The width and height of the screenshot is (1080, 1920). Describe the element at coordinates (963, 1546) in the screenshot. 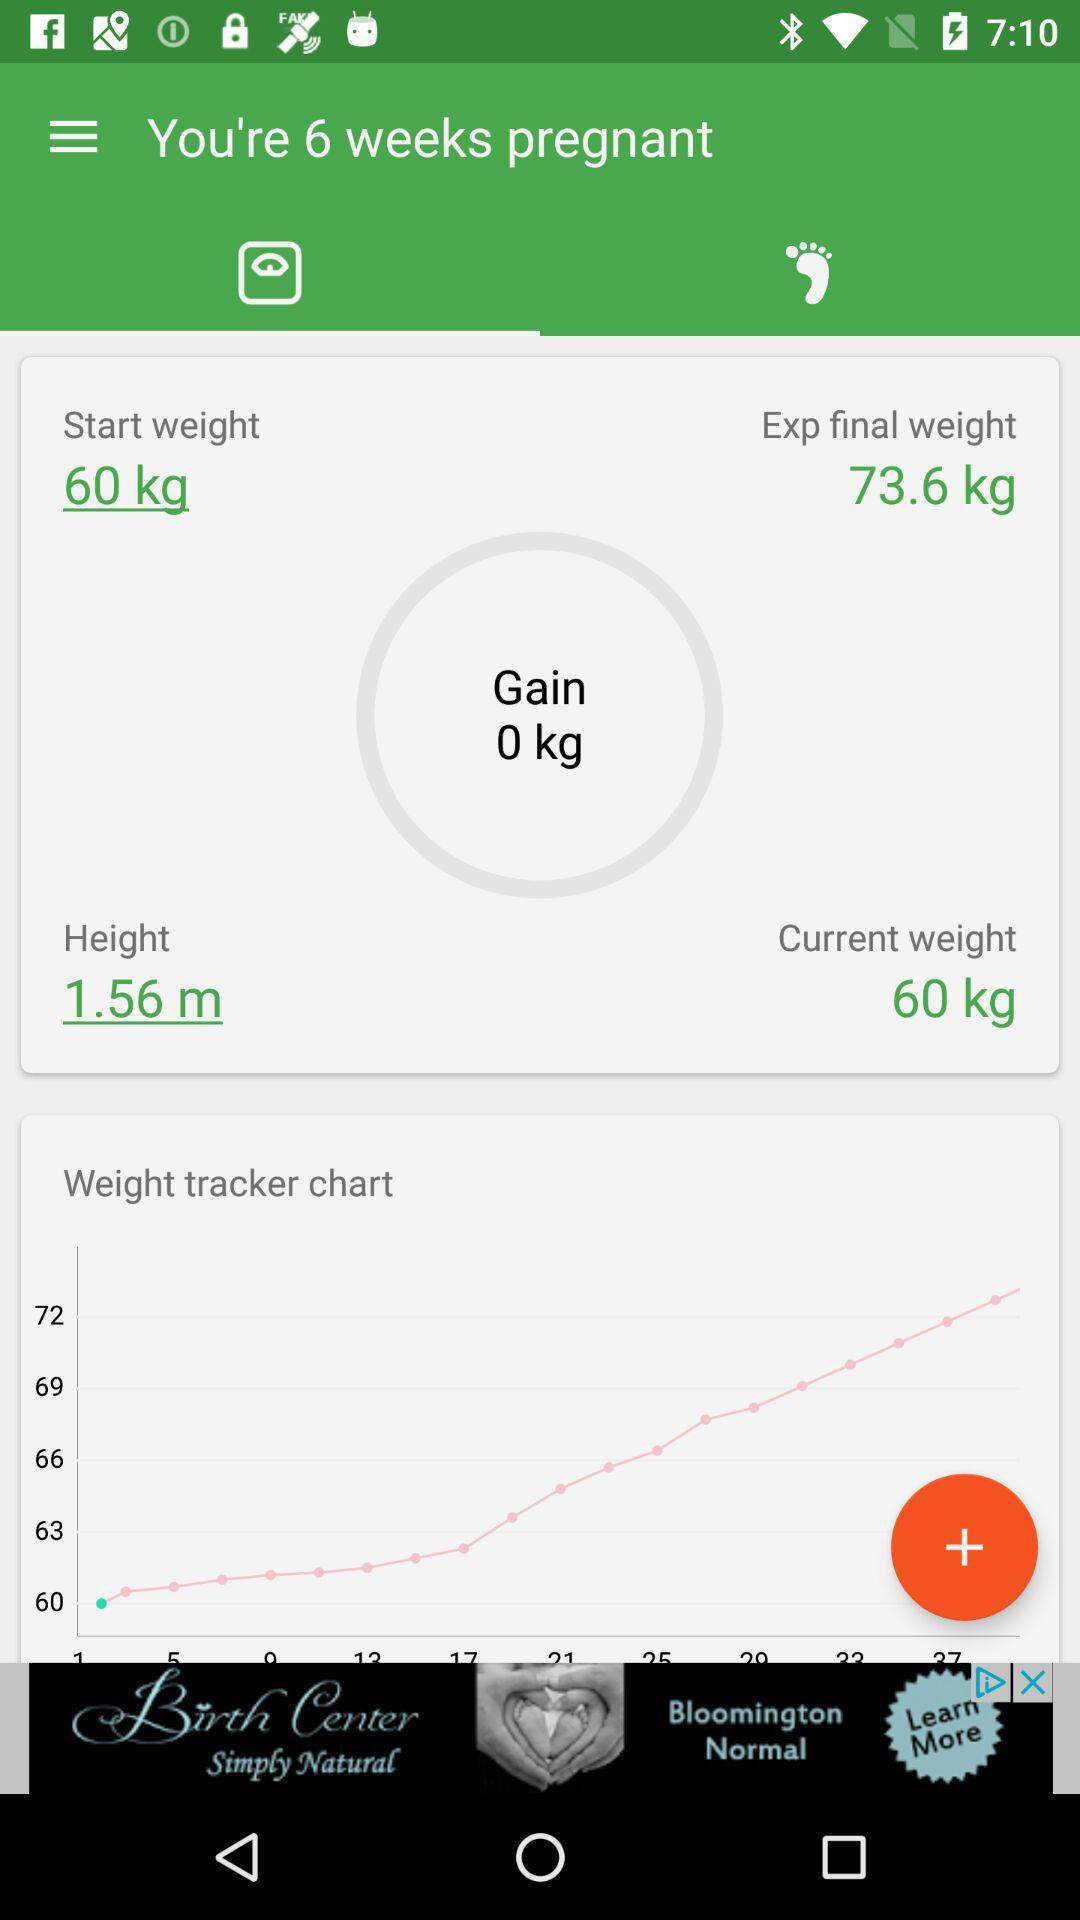

I see `open new window` at that location.